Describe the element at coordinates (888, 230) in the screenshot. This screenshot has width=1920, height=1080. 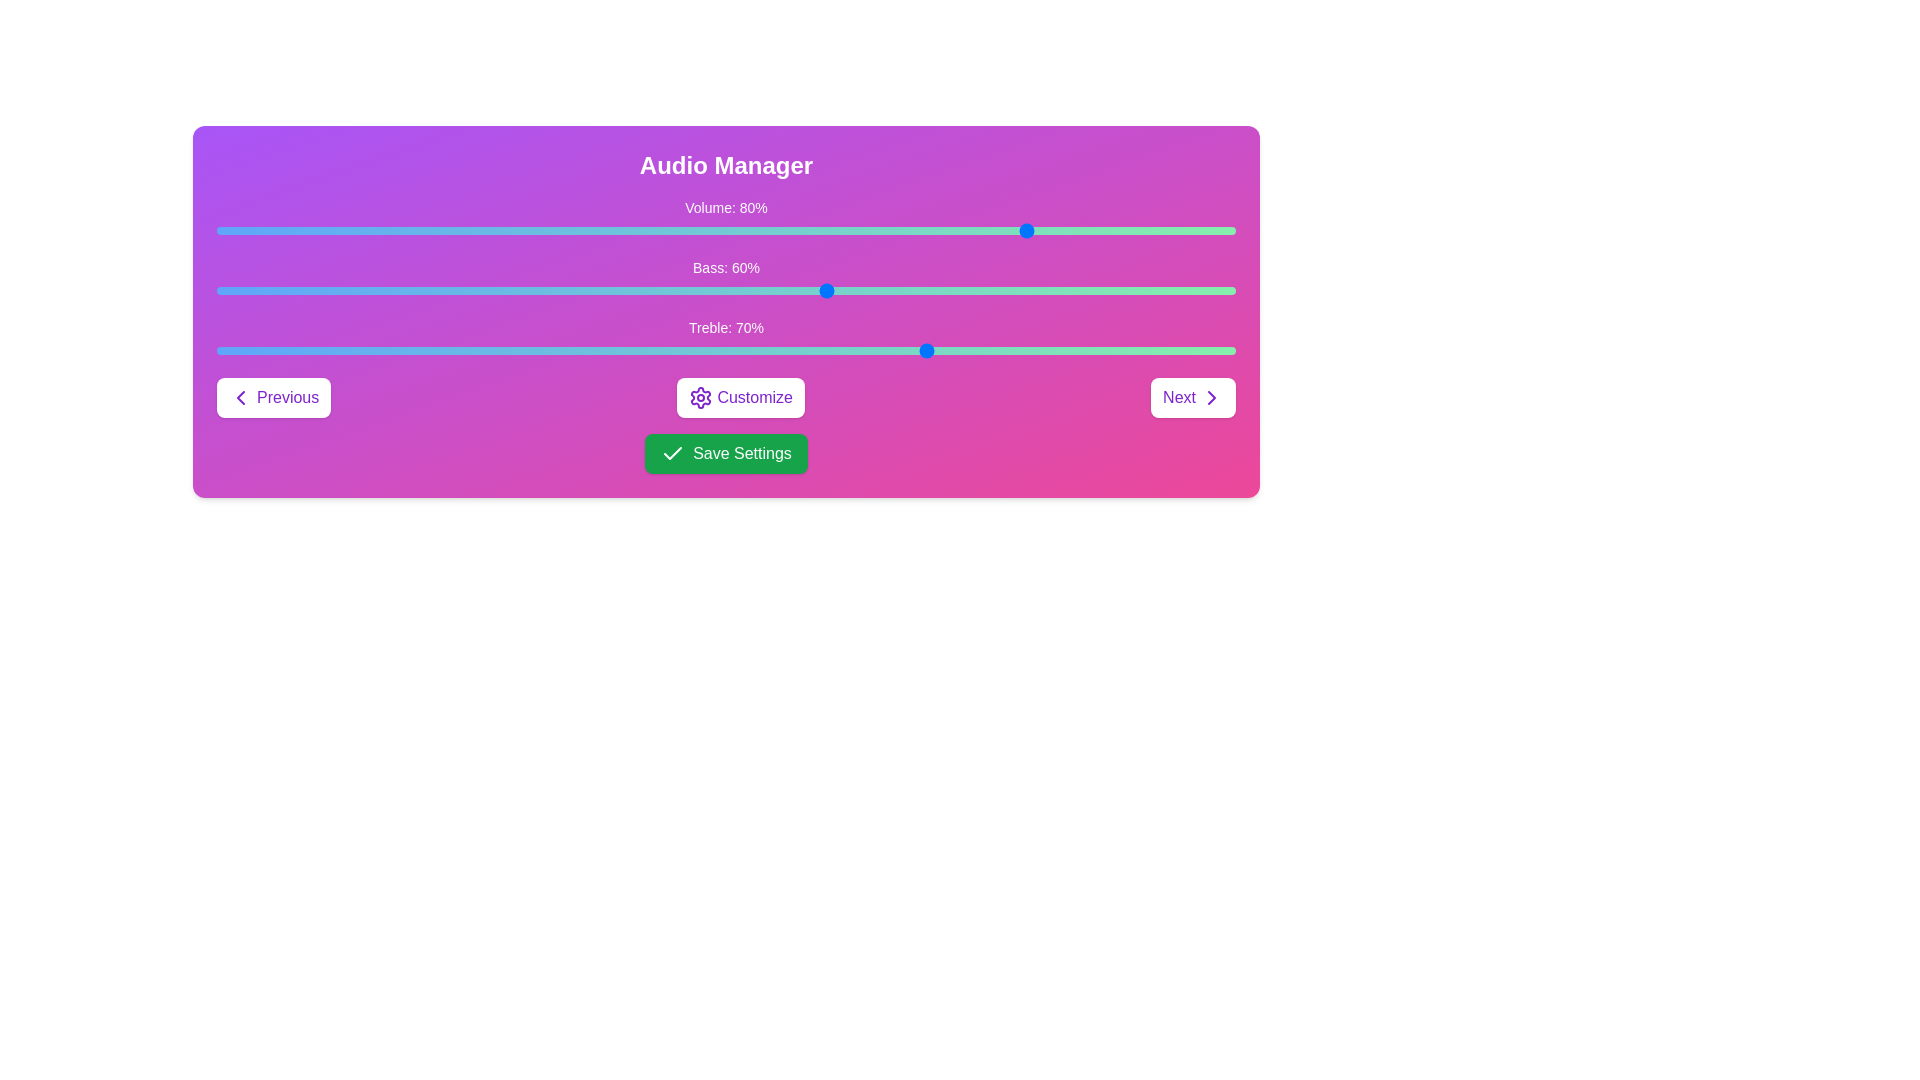
I see `the slider value` at that location.